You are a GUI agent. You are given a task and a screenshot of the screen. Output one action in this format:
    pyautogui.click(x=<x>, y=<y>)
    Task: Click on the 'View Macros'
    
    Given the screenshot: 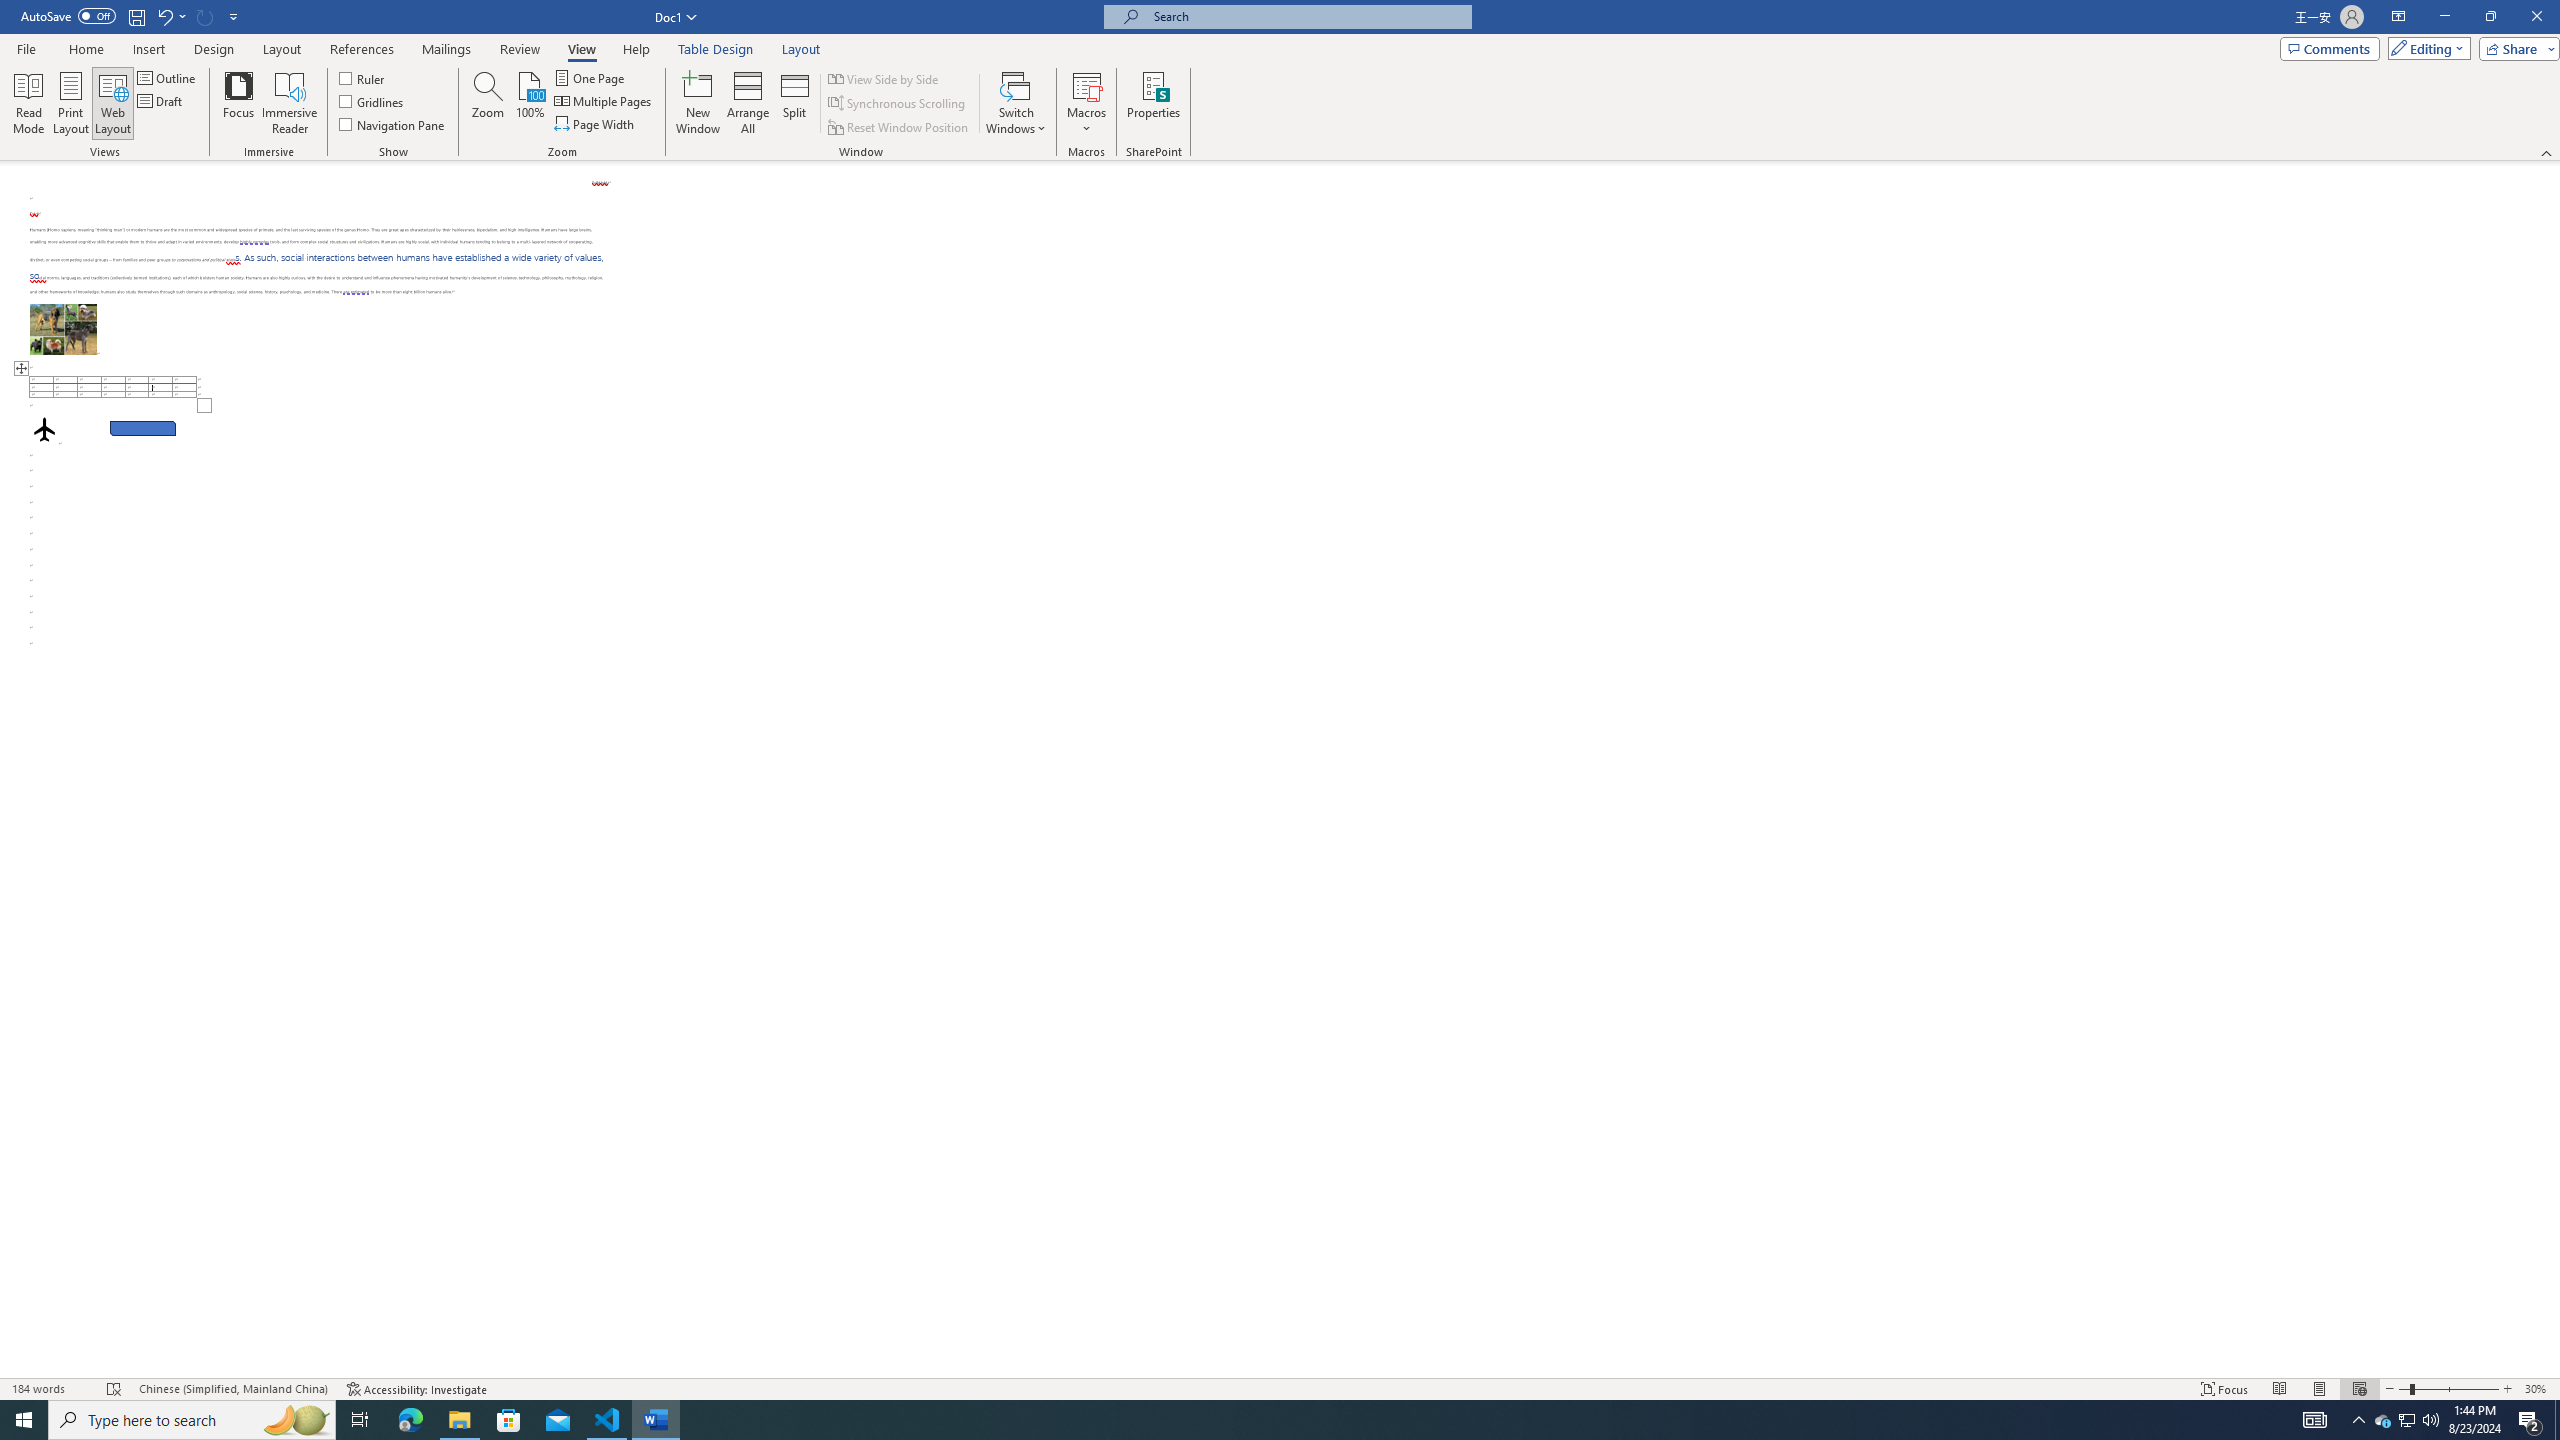 What is the action you would take?
    pyautogui.click(x=1085, y=84)
    